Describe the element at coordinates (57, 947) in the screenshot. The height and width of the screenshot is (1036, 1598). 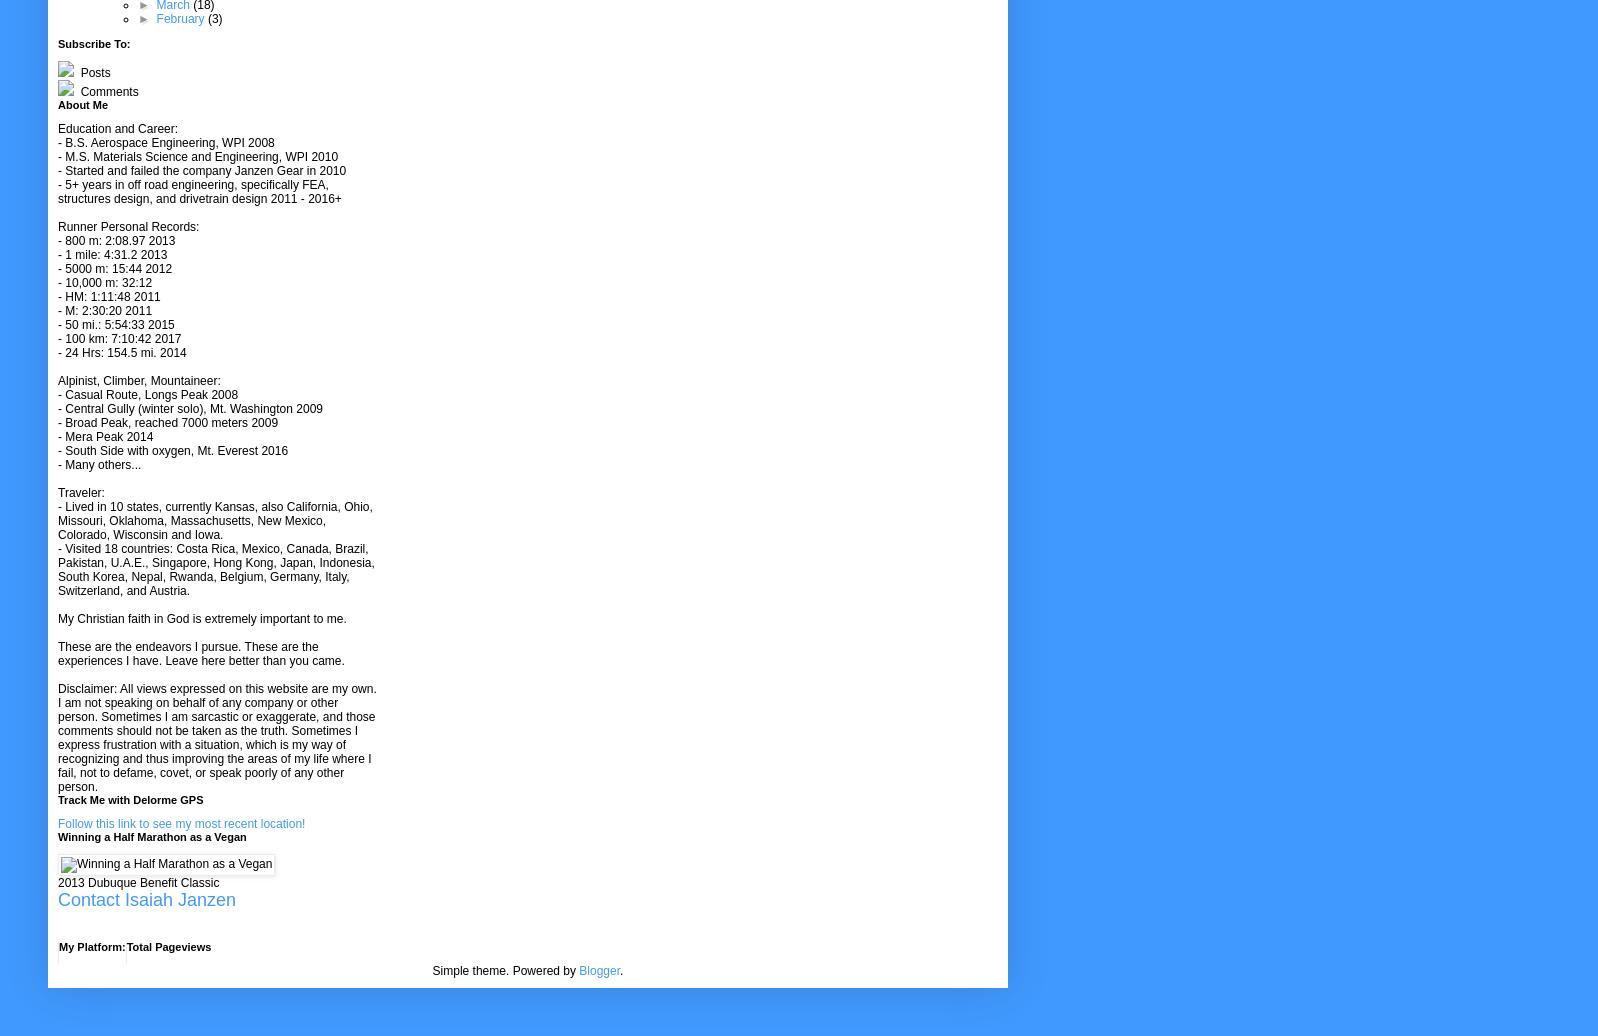
I see `'My Platform:'` at that location.